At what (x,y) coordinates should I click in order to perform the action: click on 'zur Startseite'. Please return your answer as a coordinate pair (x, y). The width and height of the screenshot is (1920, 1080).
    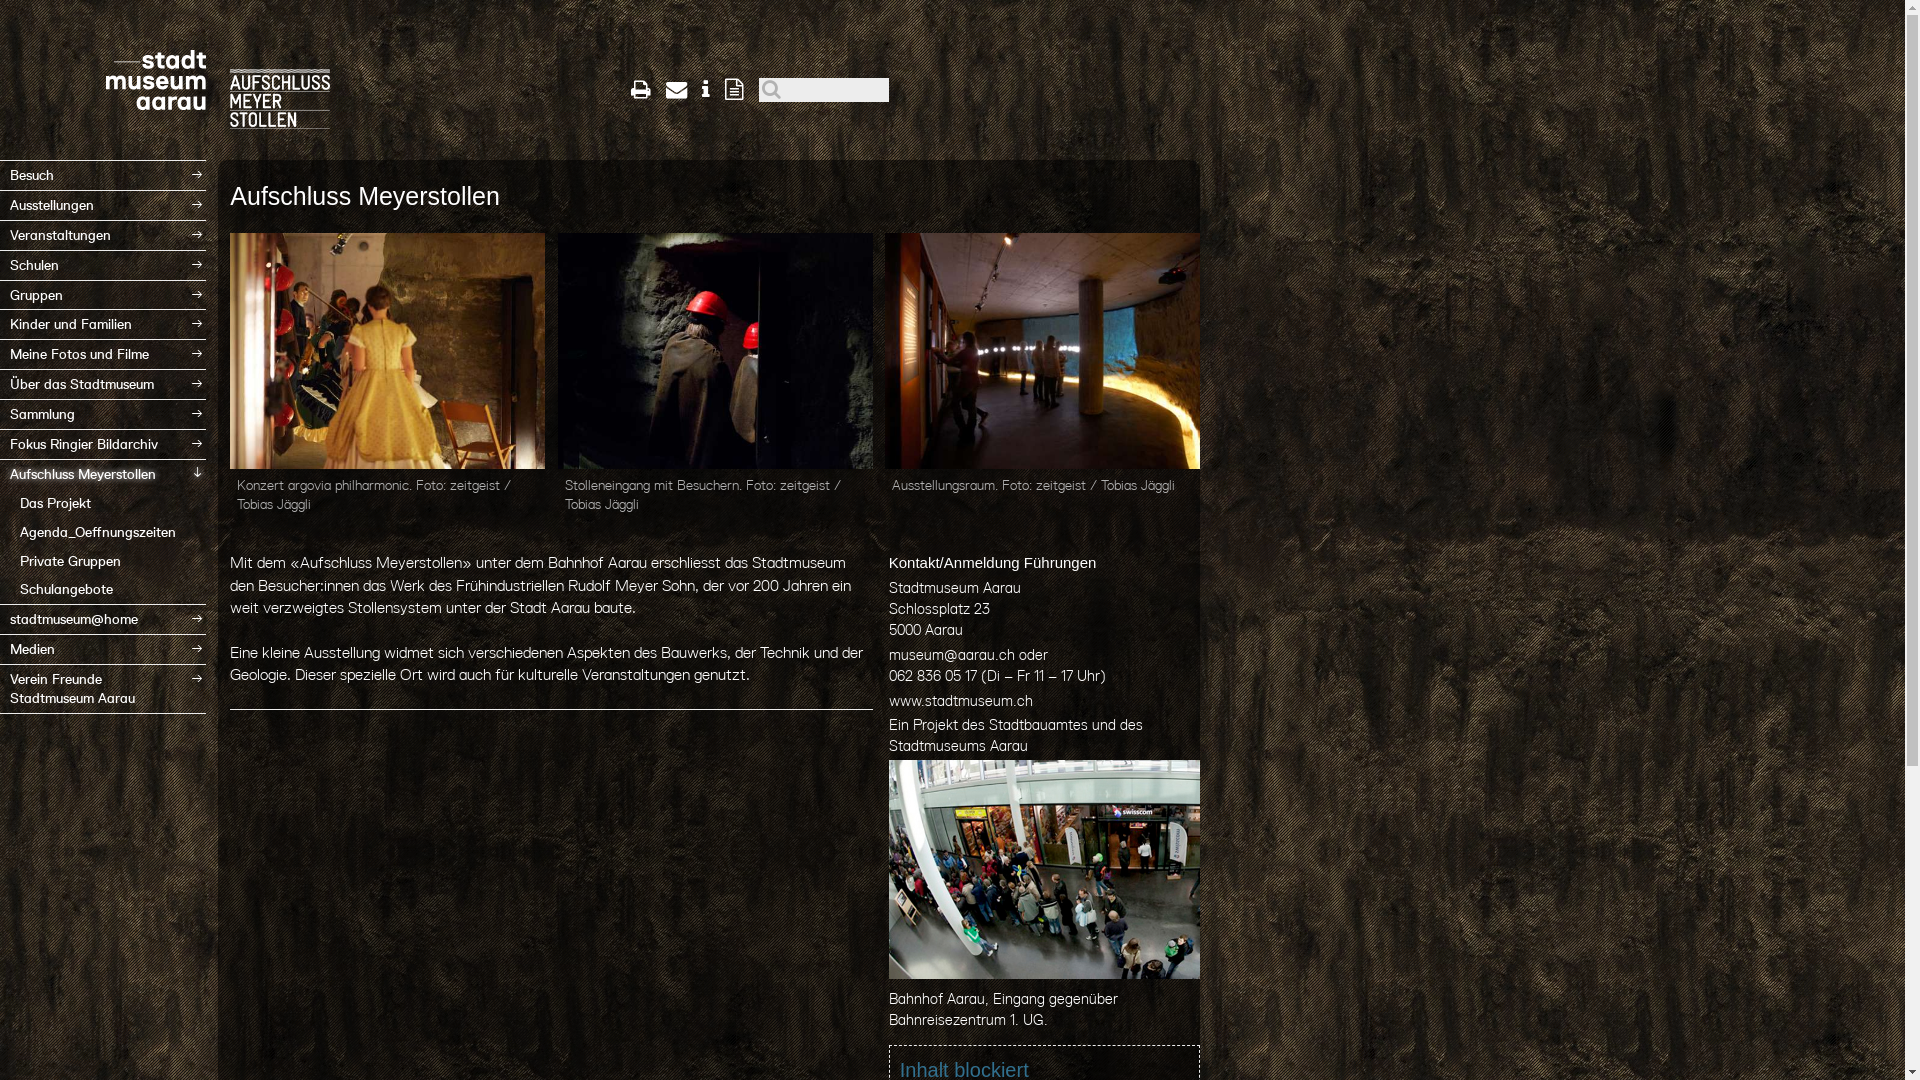
    Looking at the image, I should click on (278, 71).